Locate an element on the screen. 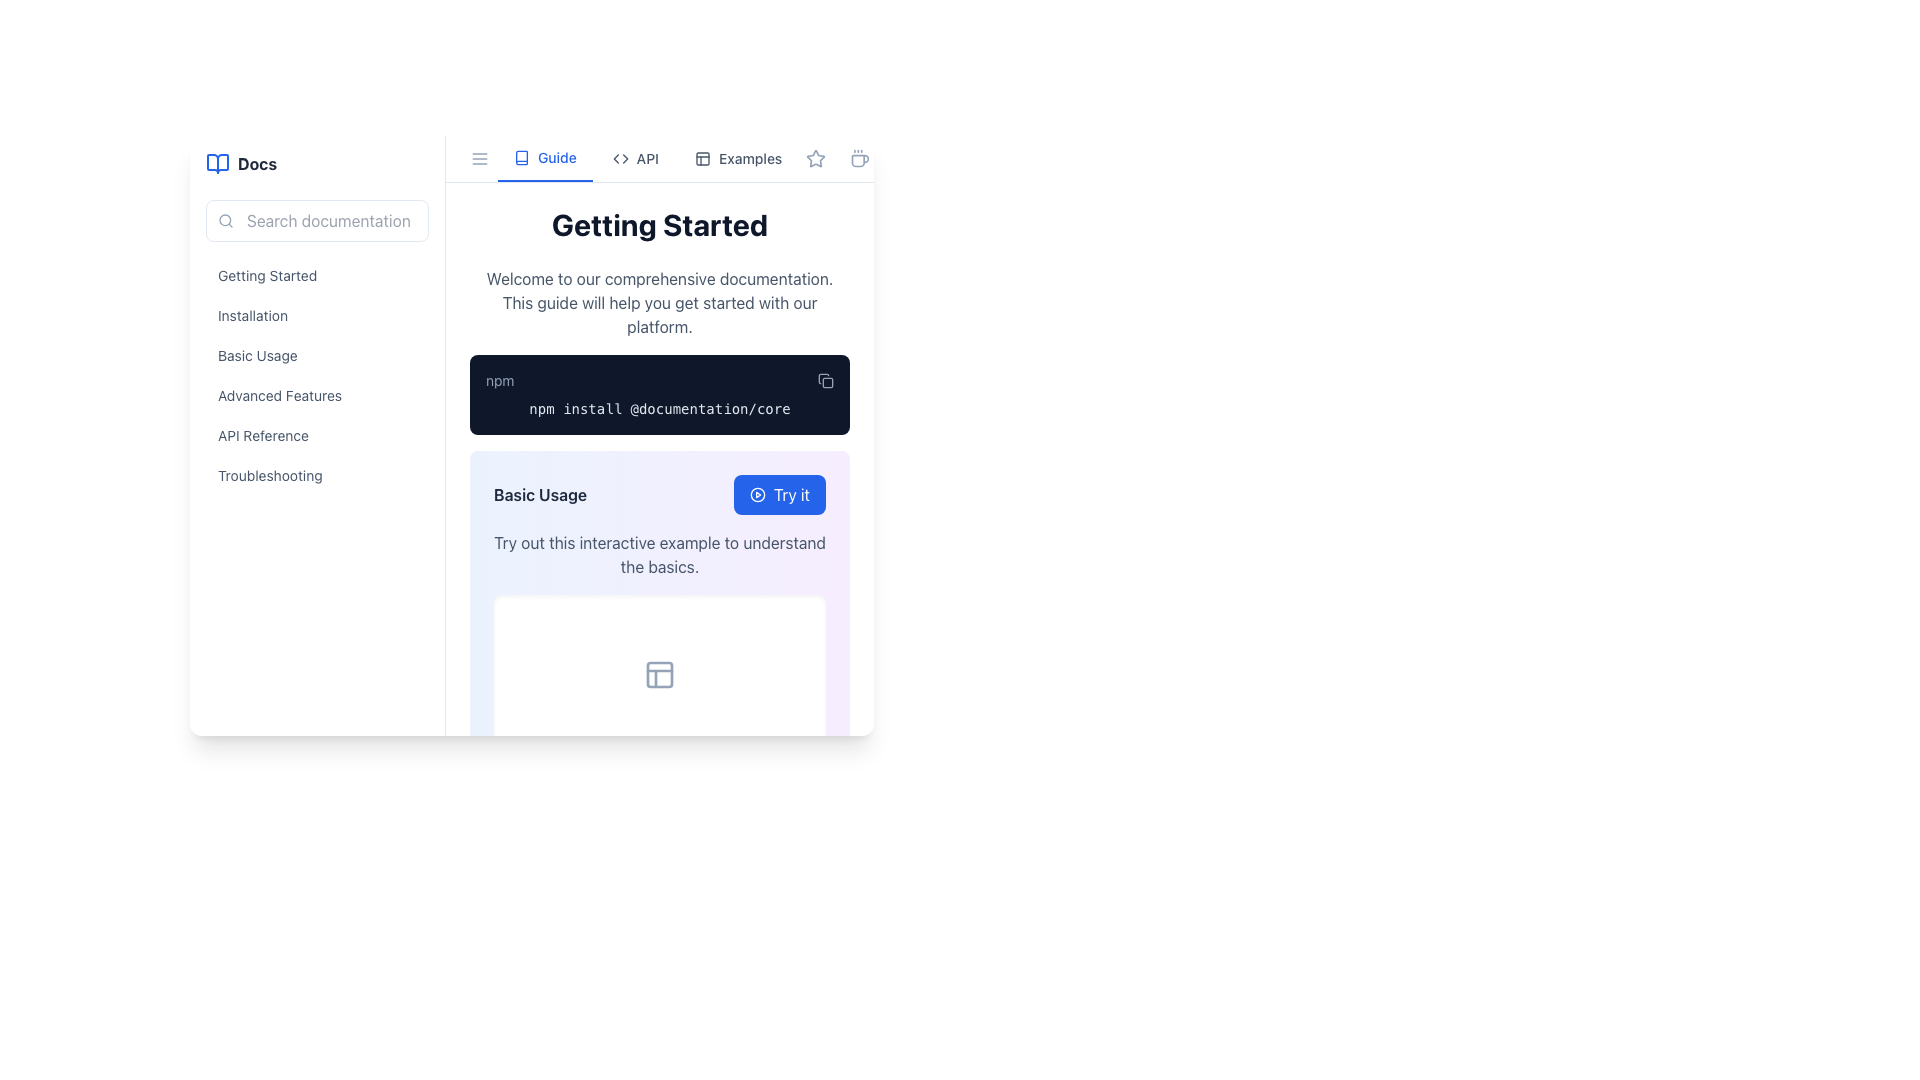 Image resolution: width=1920 pixels, height=1080 pixels. the star-shaped icon in the top-right corner of the application's header bar is located at coordinates (816, 157).